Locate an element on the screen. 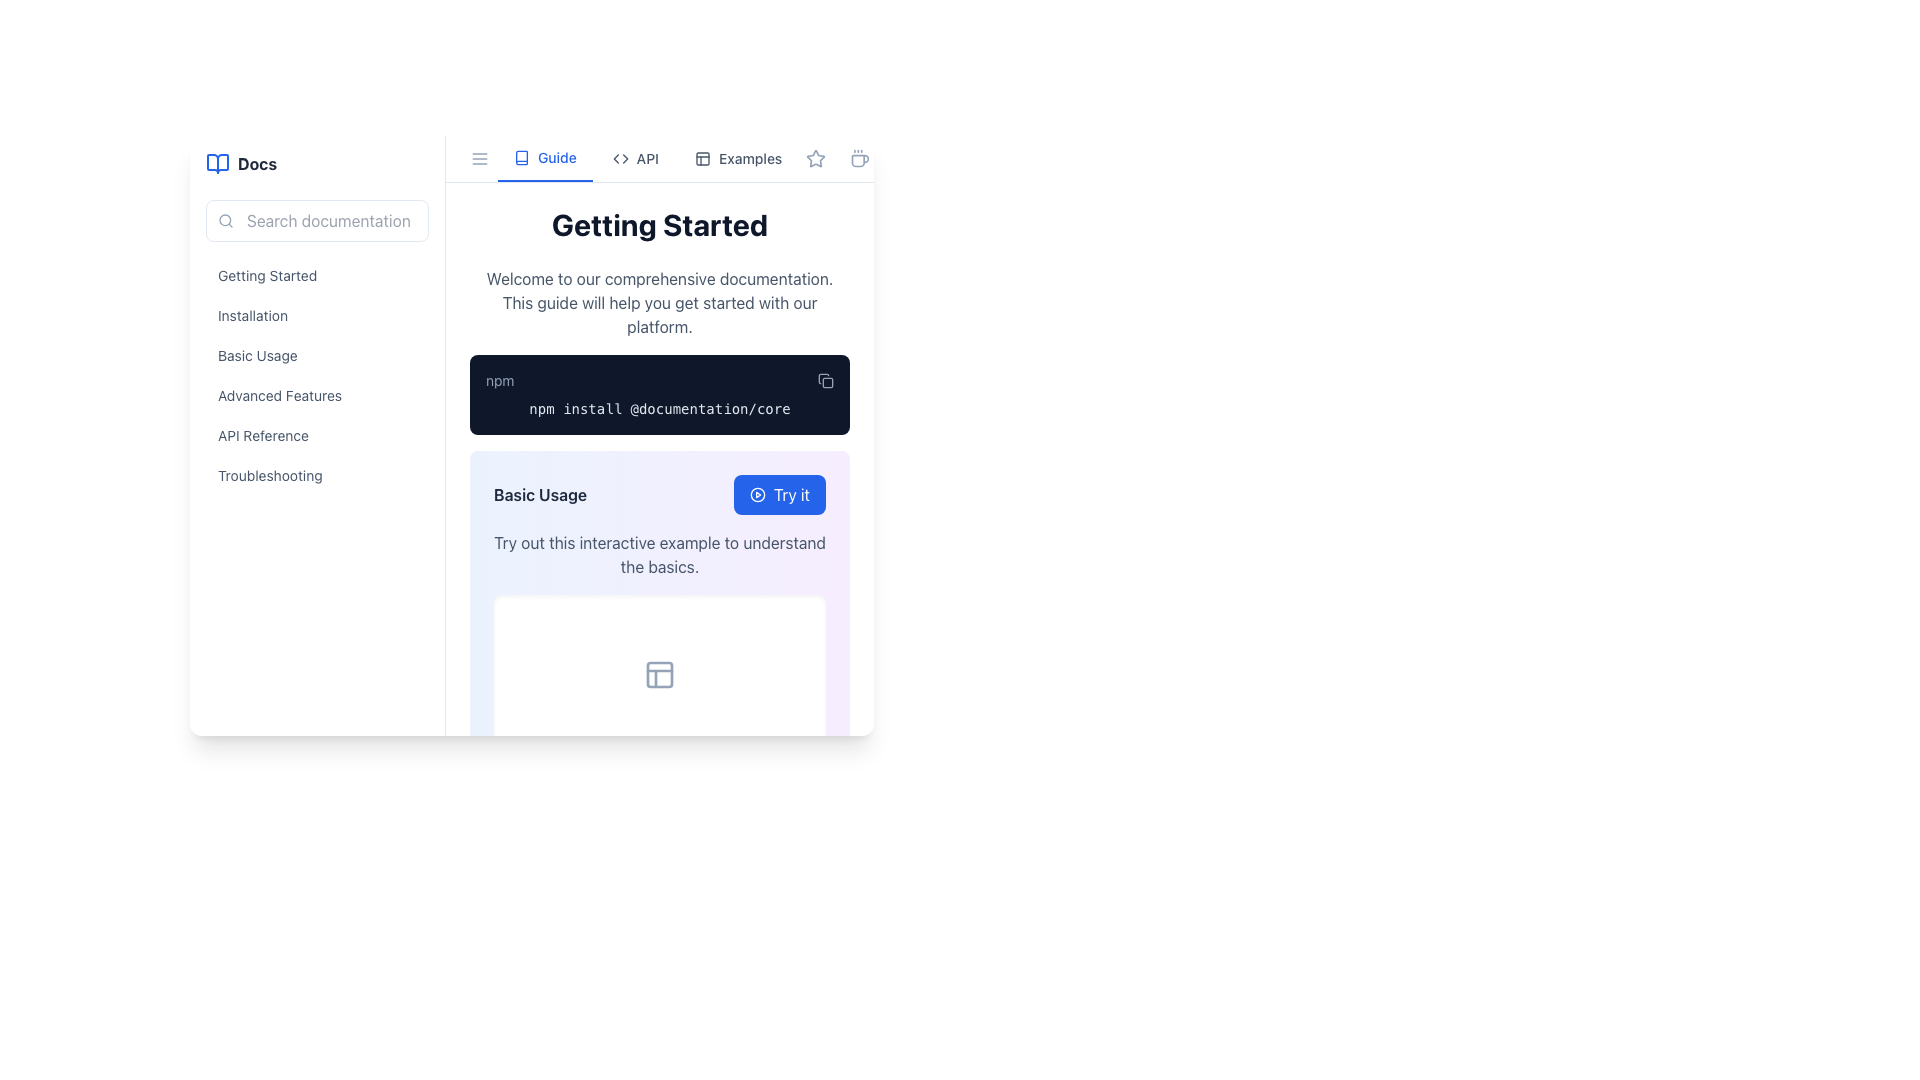 Image resolution: width=1920 pixels, height=1080 pixels. the star-shaped icon in the top-right corner of the application's header bar is located at coordinates (816, 157).